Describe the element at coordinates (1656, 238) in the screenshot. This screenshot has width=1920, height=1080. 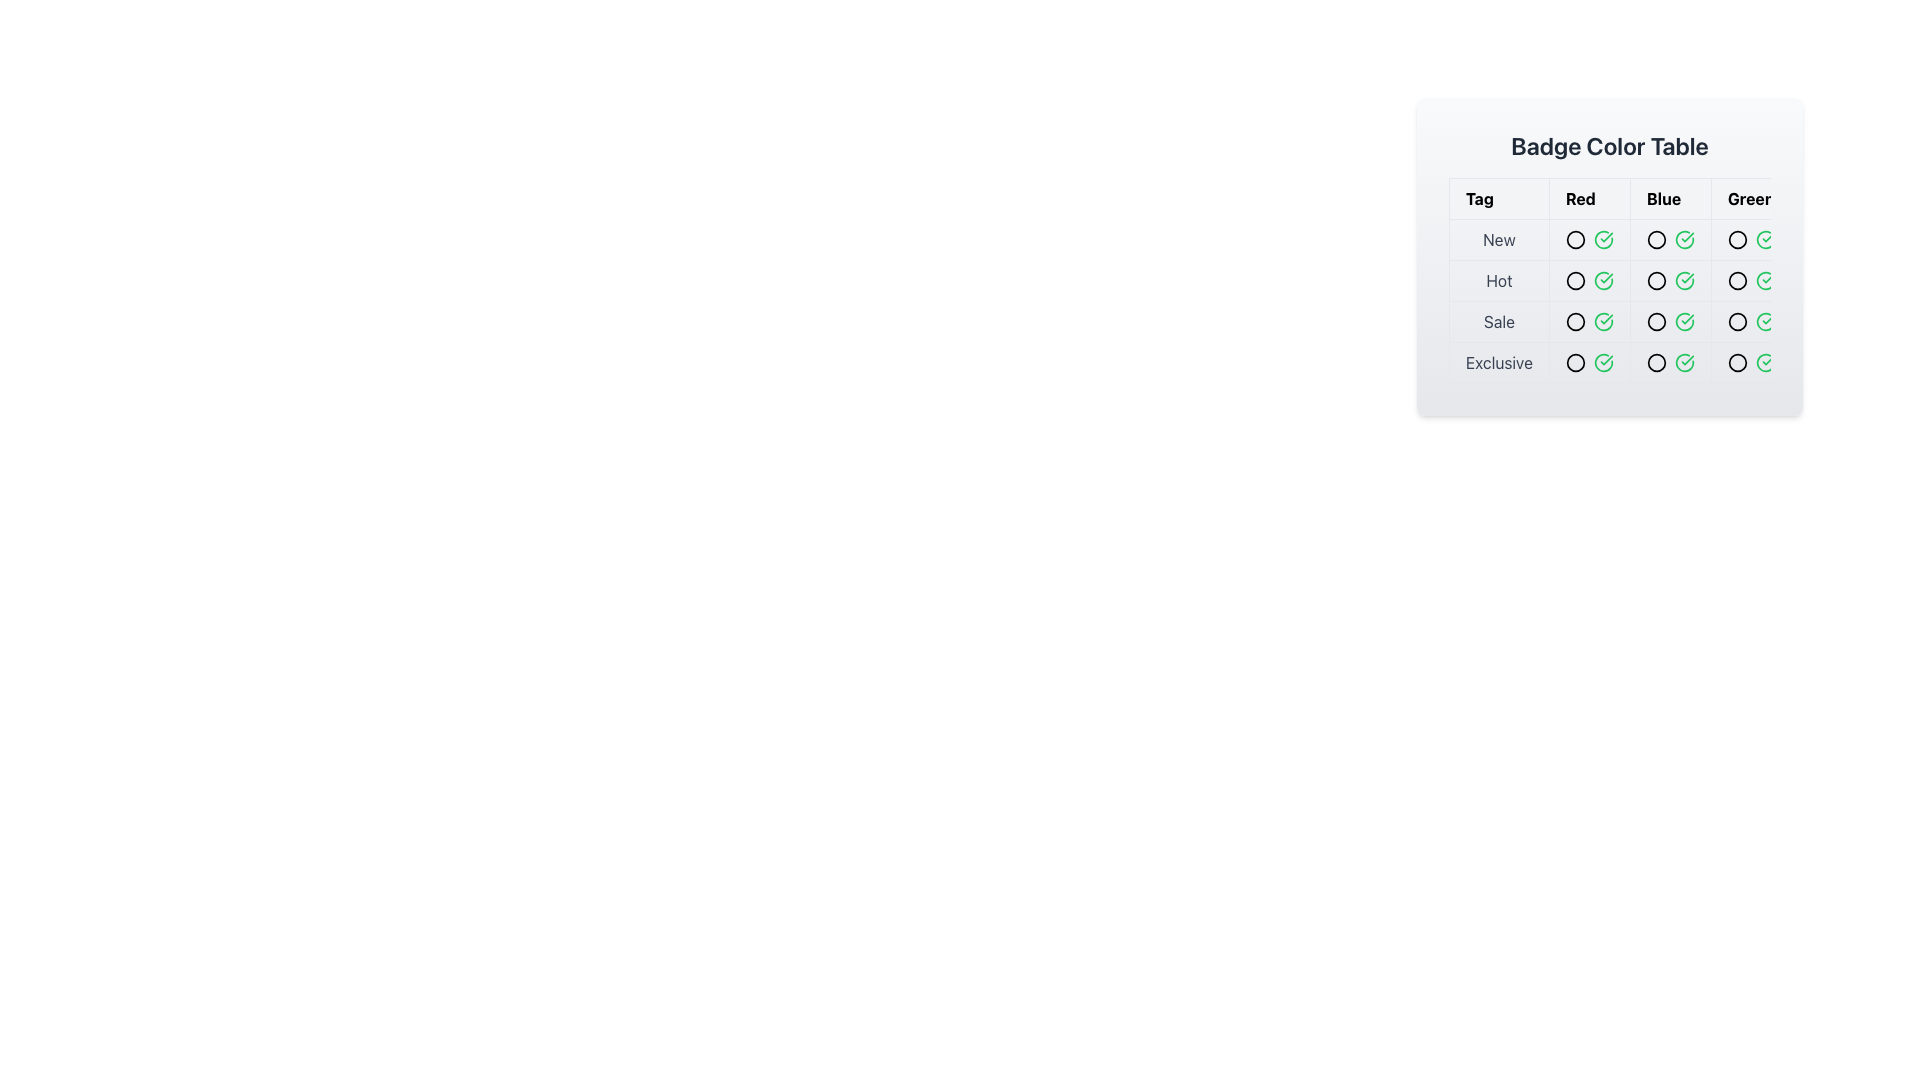
I see `the blue circular icon representing a badge or mark located in the 'Blue' column and 'New' row of the table` at that location.